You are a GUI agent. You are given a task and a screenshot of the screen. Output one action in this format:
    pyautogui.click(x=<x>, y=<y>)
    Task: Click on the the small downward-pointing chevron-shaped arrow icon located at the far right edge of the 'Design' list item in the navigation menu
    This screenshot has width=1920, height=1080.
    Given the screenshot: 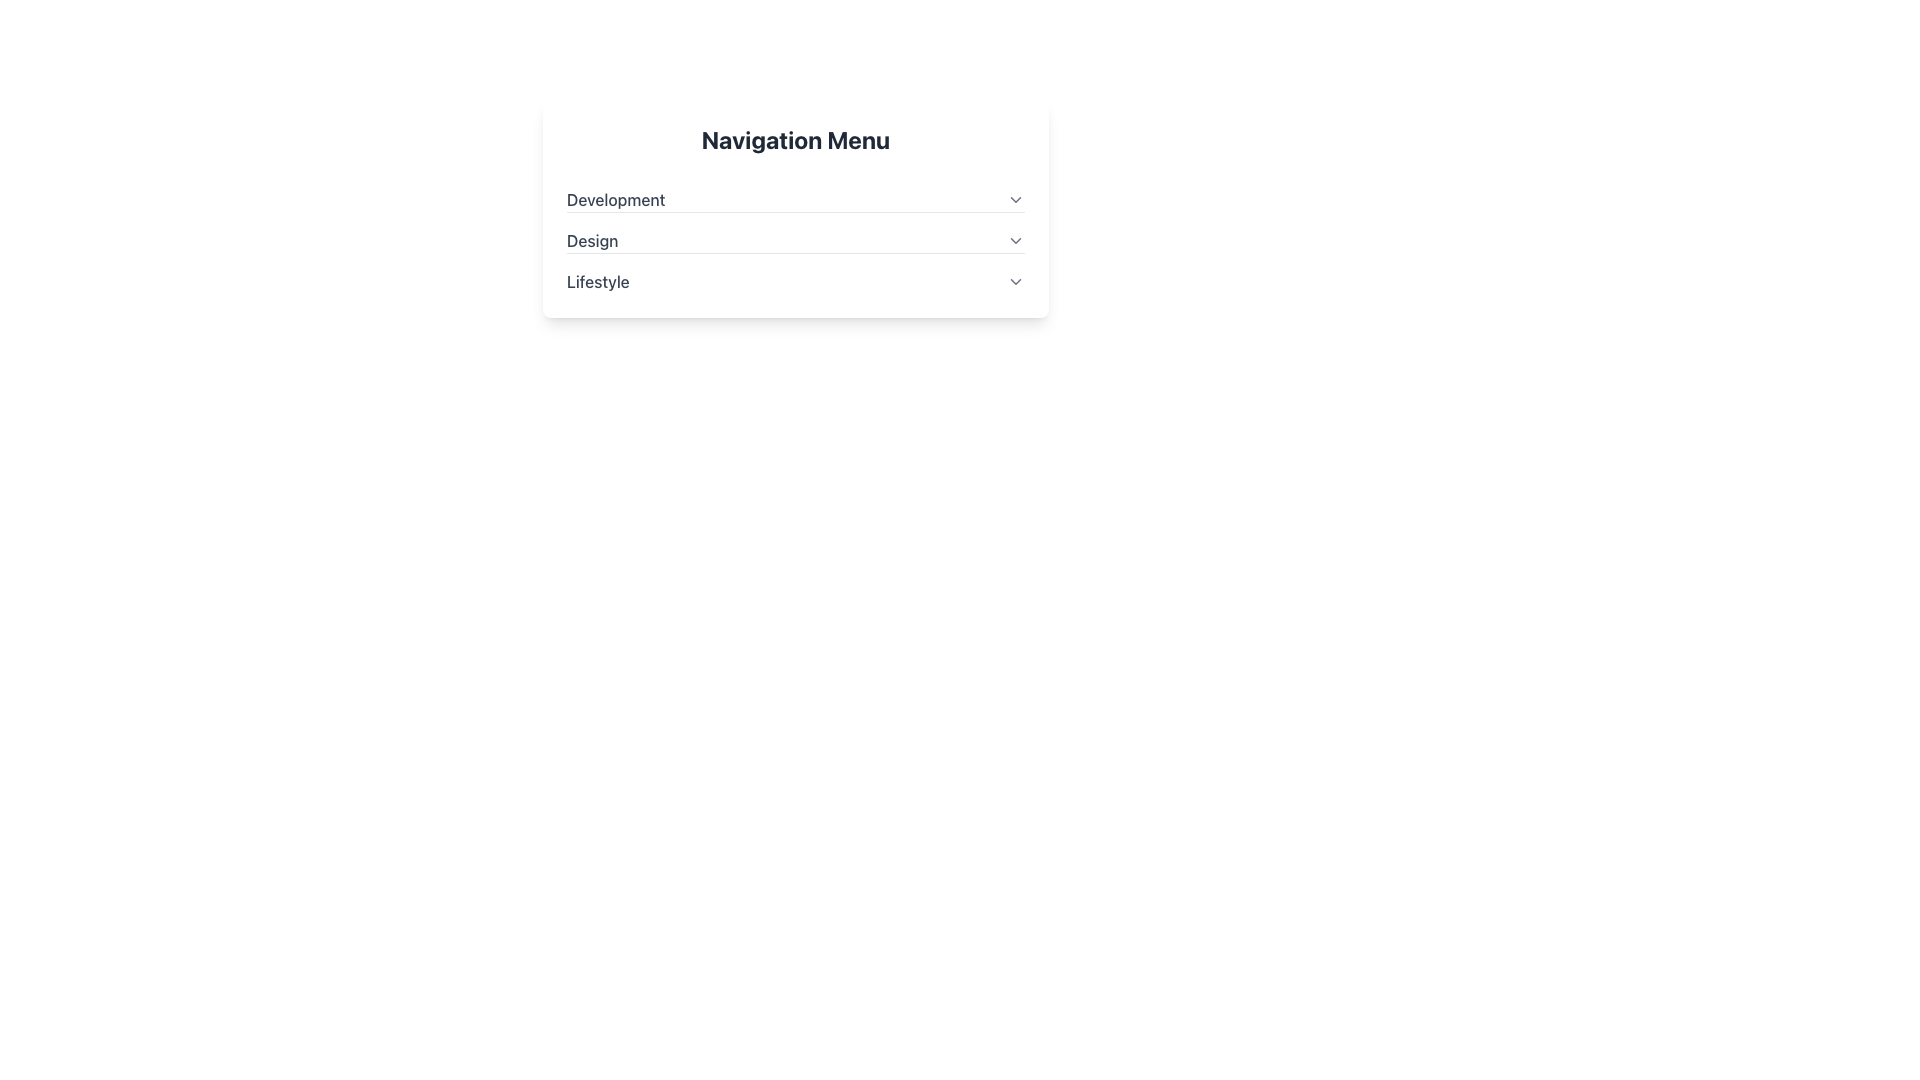 What is the action you would take?
    pyautogui.click(x=1016, y=239)
    